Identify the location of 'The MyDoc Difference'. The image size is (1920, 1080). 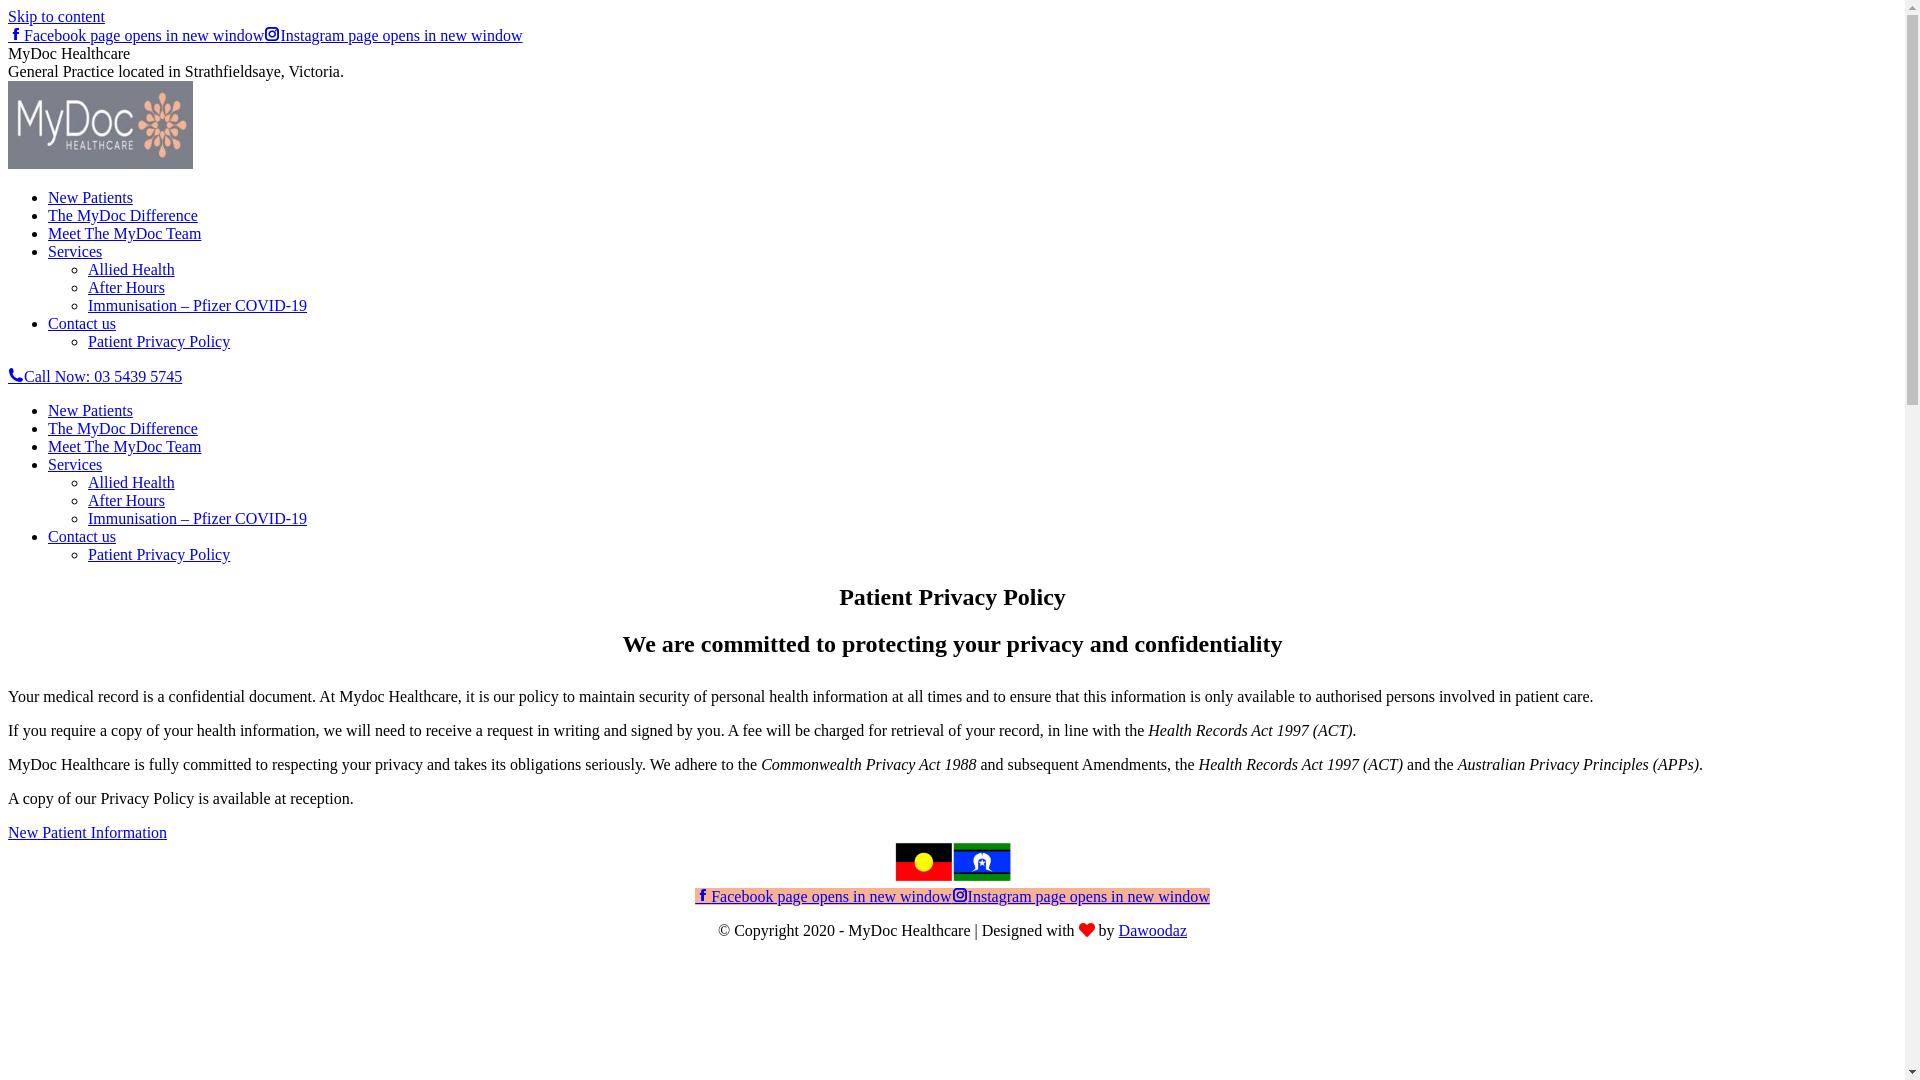
(122, 427).